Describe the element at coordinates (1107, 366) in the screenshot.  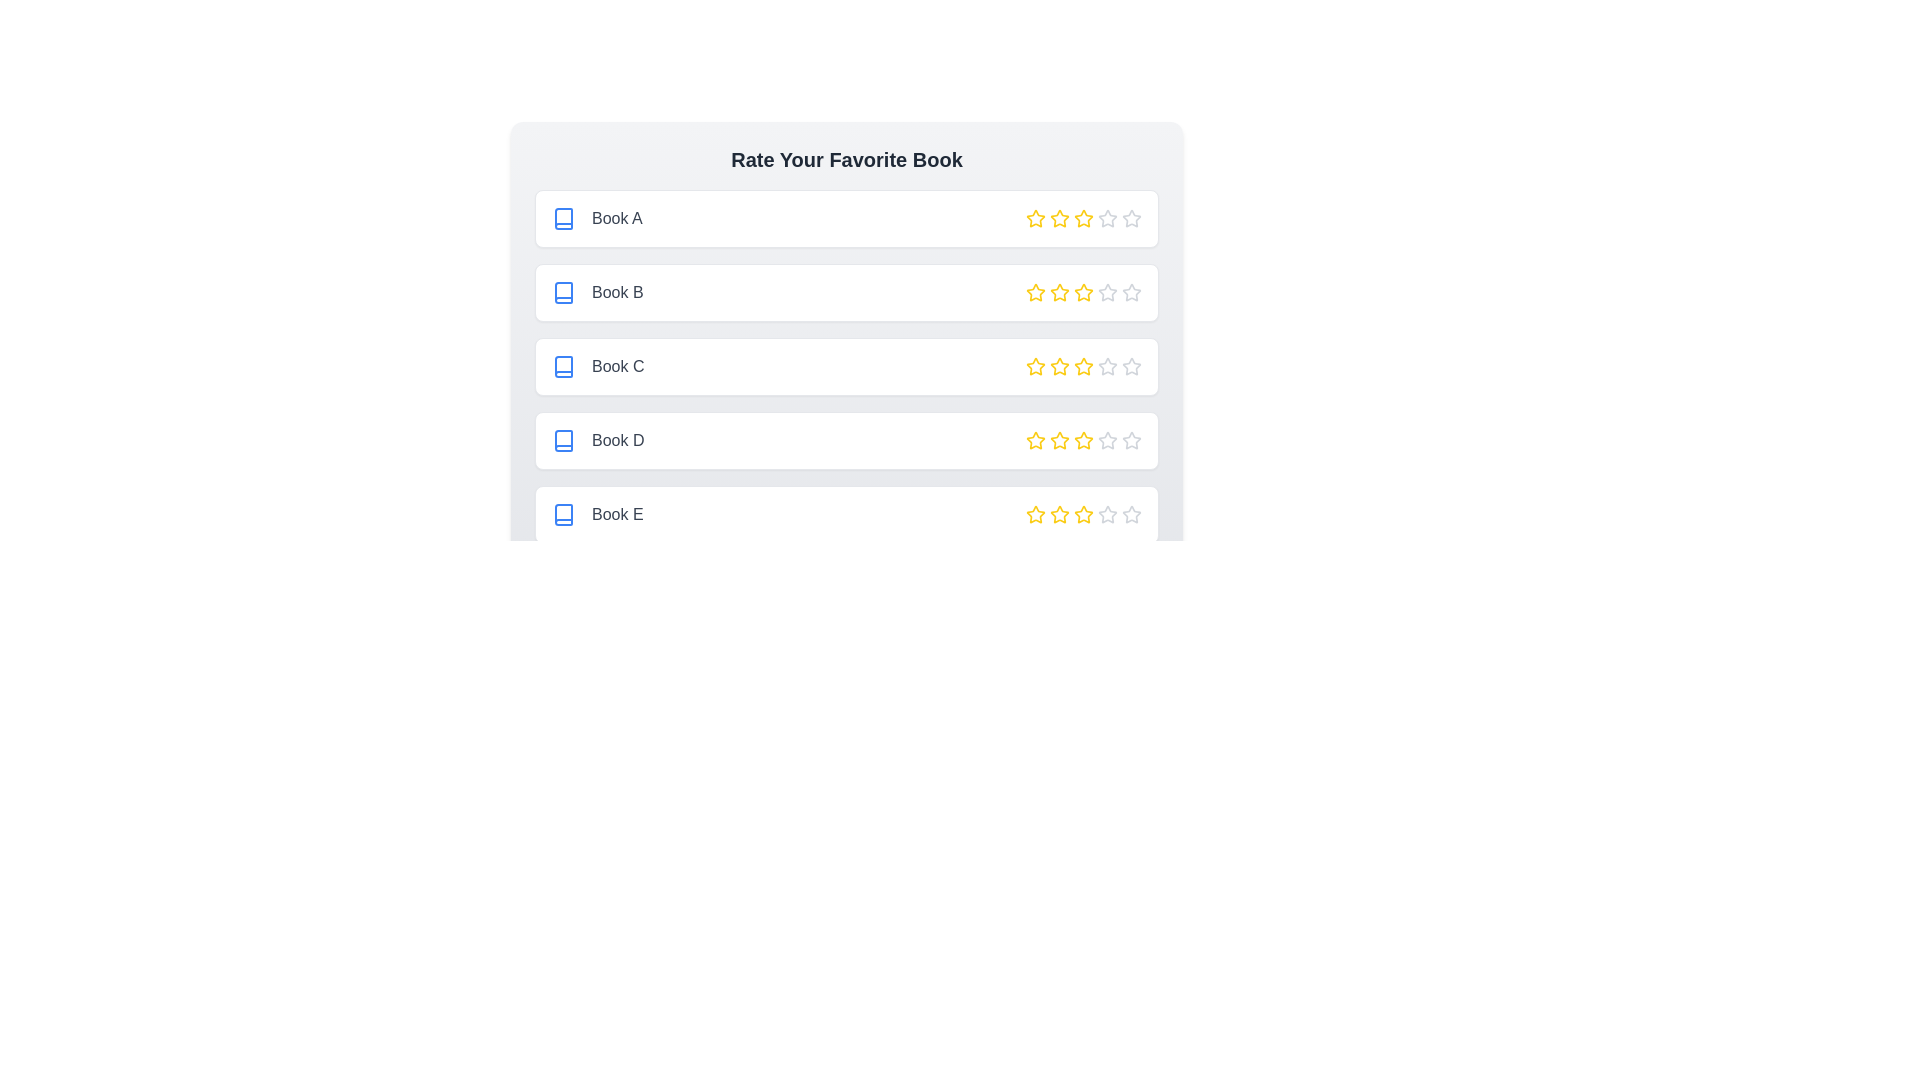
I see `the star corresponding to 4 stars for the book titled Book C` at that location.